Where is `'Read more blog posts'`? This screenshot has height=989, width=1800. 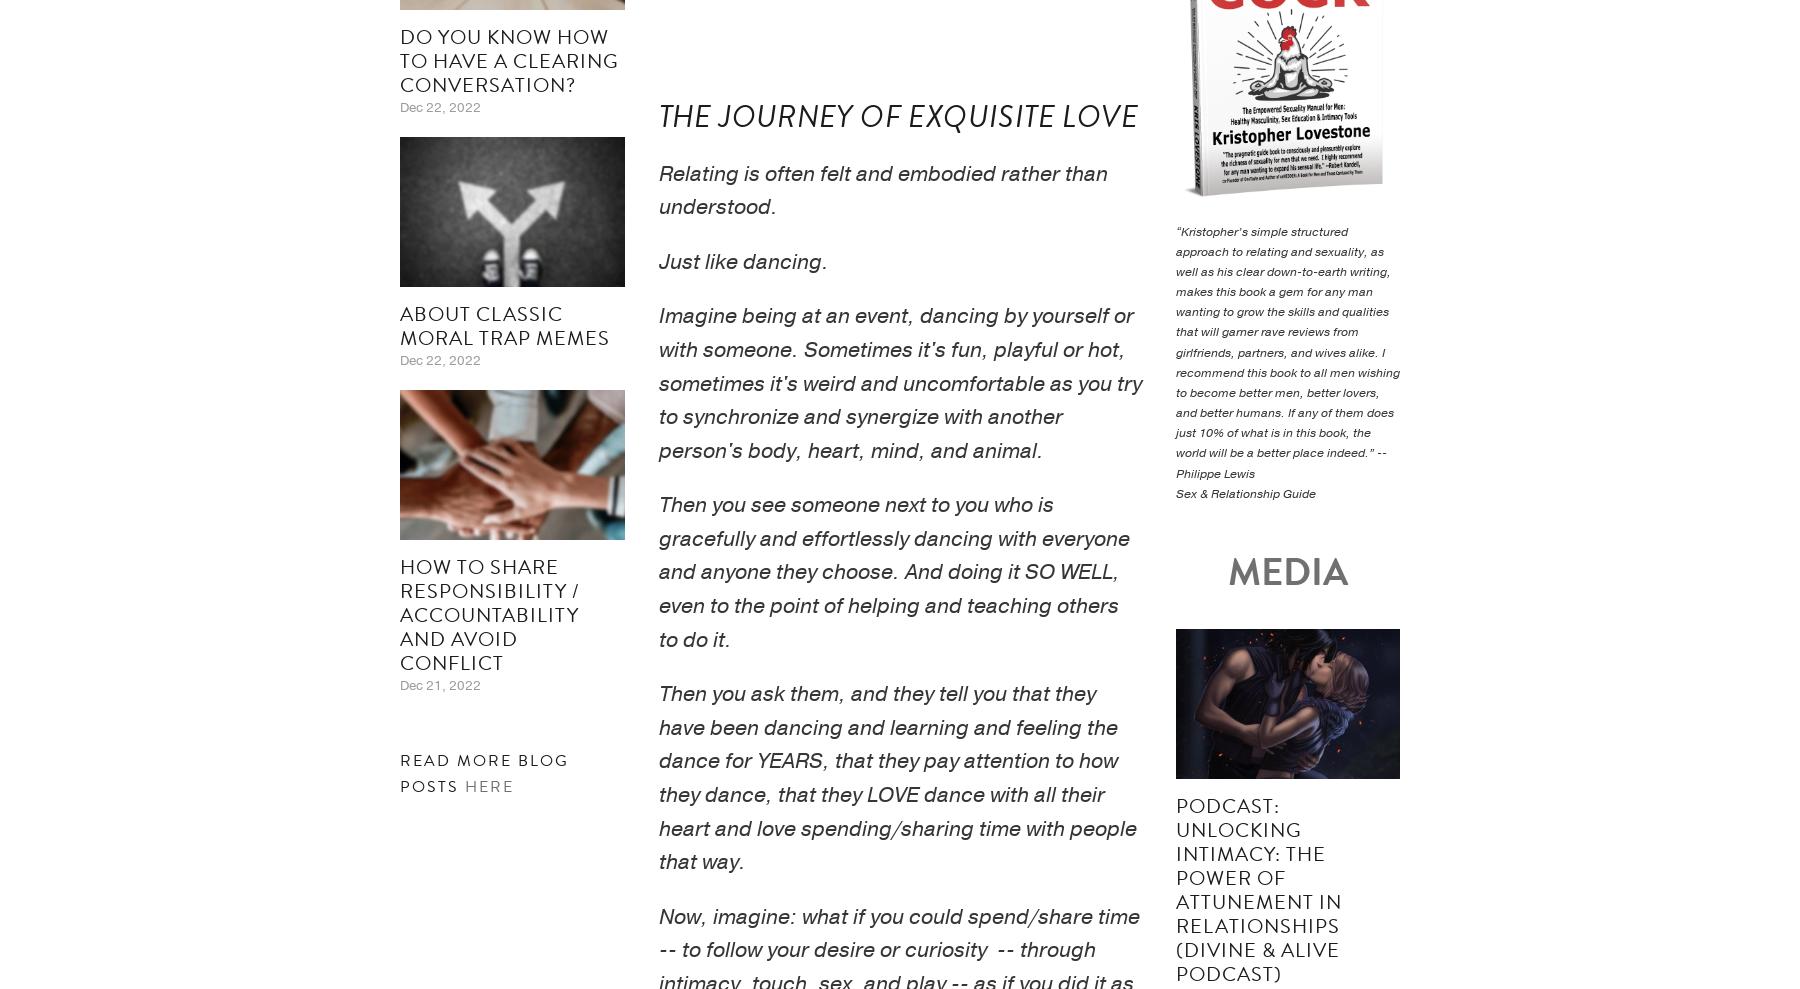 'Read more blog posts' is located at coordinates (486, 772).